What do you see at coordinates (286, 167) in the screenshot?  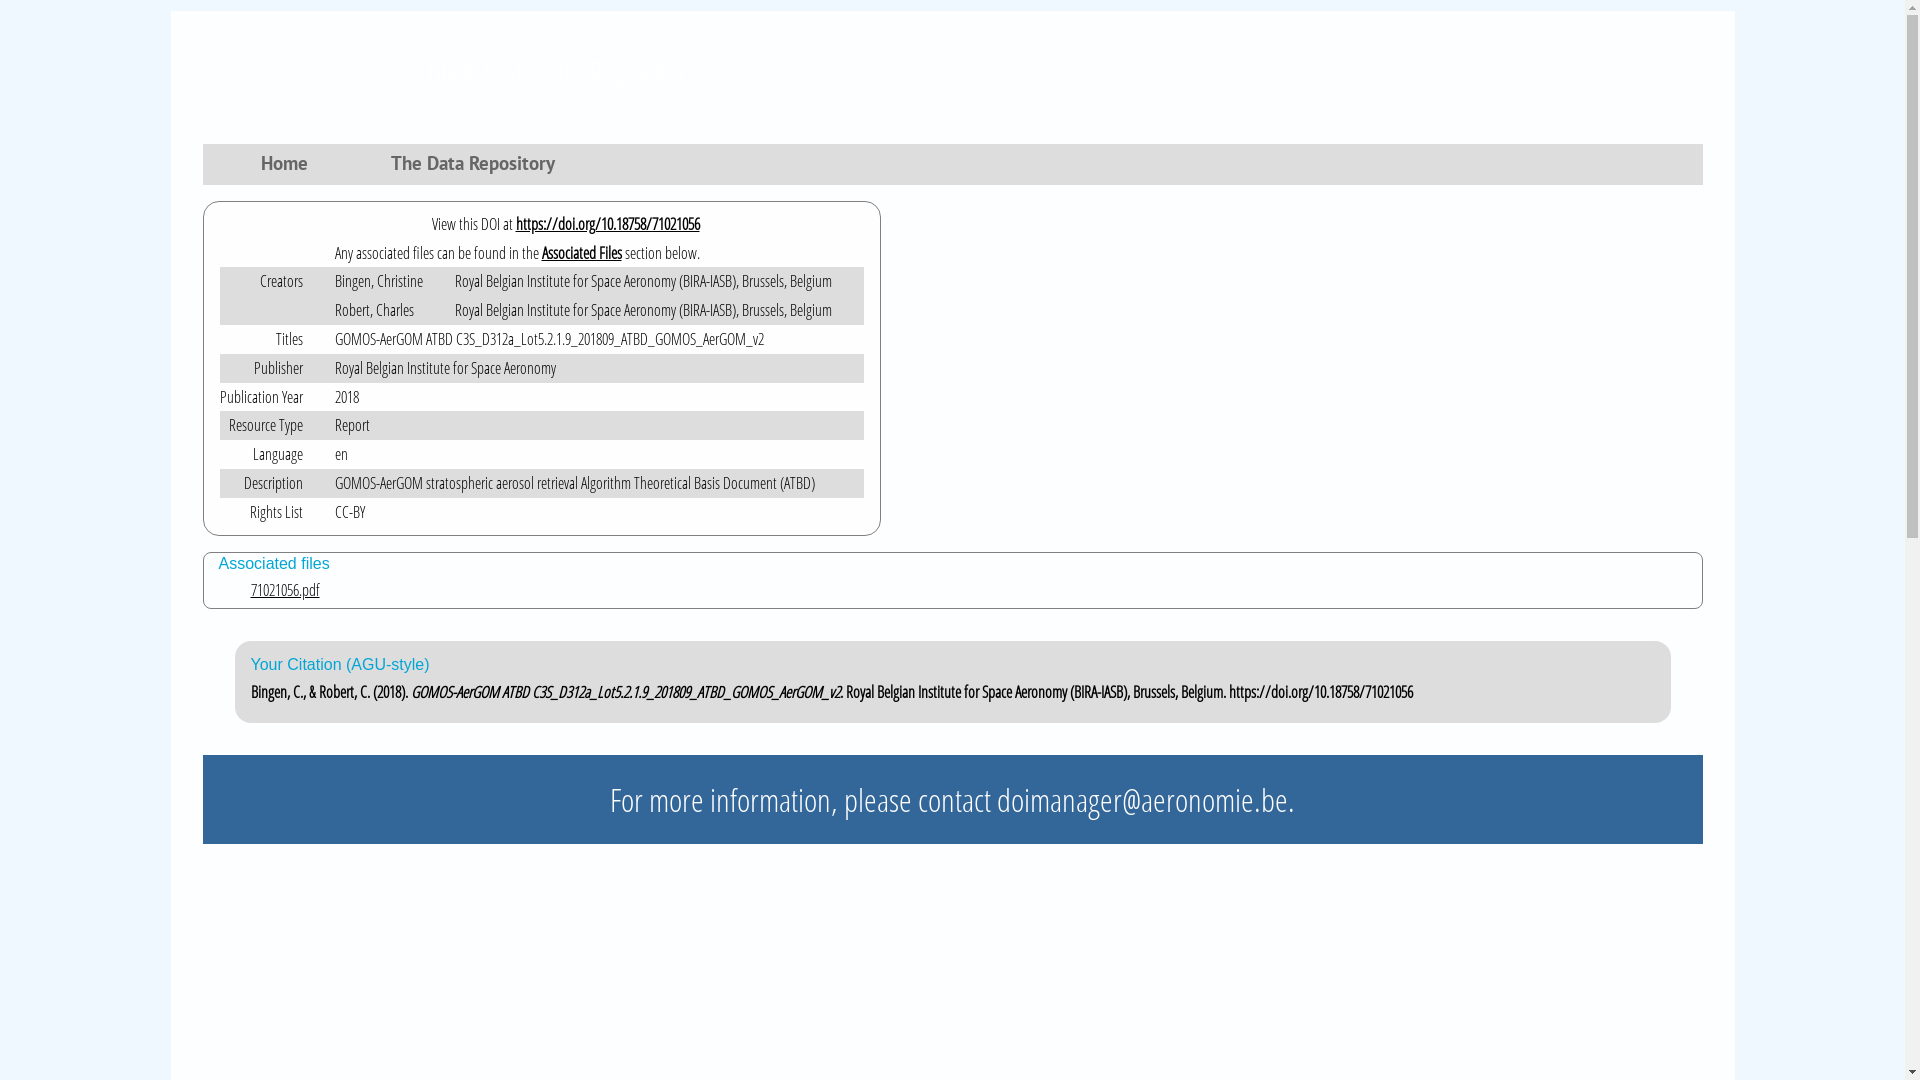 I see `'Home'` at bounding box center [286, 167].